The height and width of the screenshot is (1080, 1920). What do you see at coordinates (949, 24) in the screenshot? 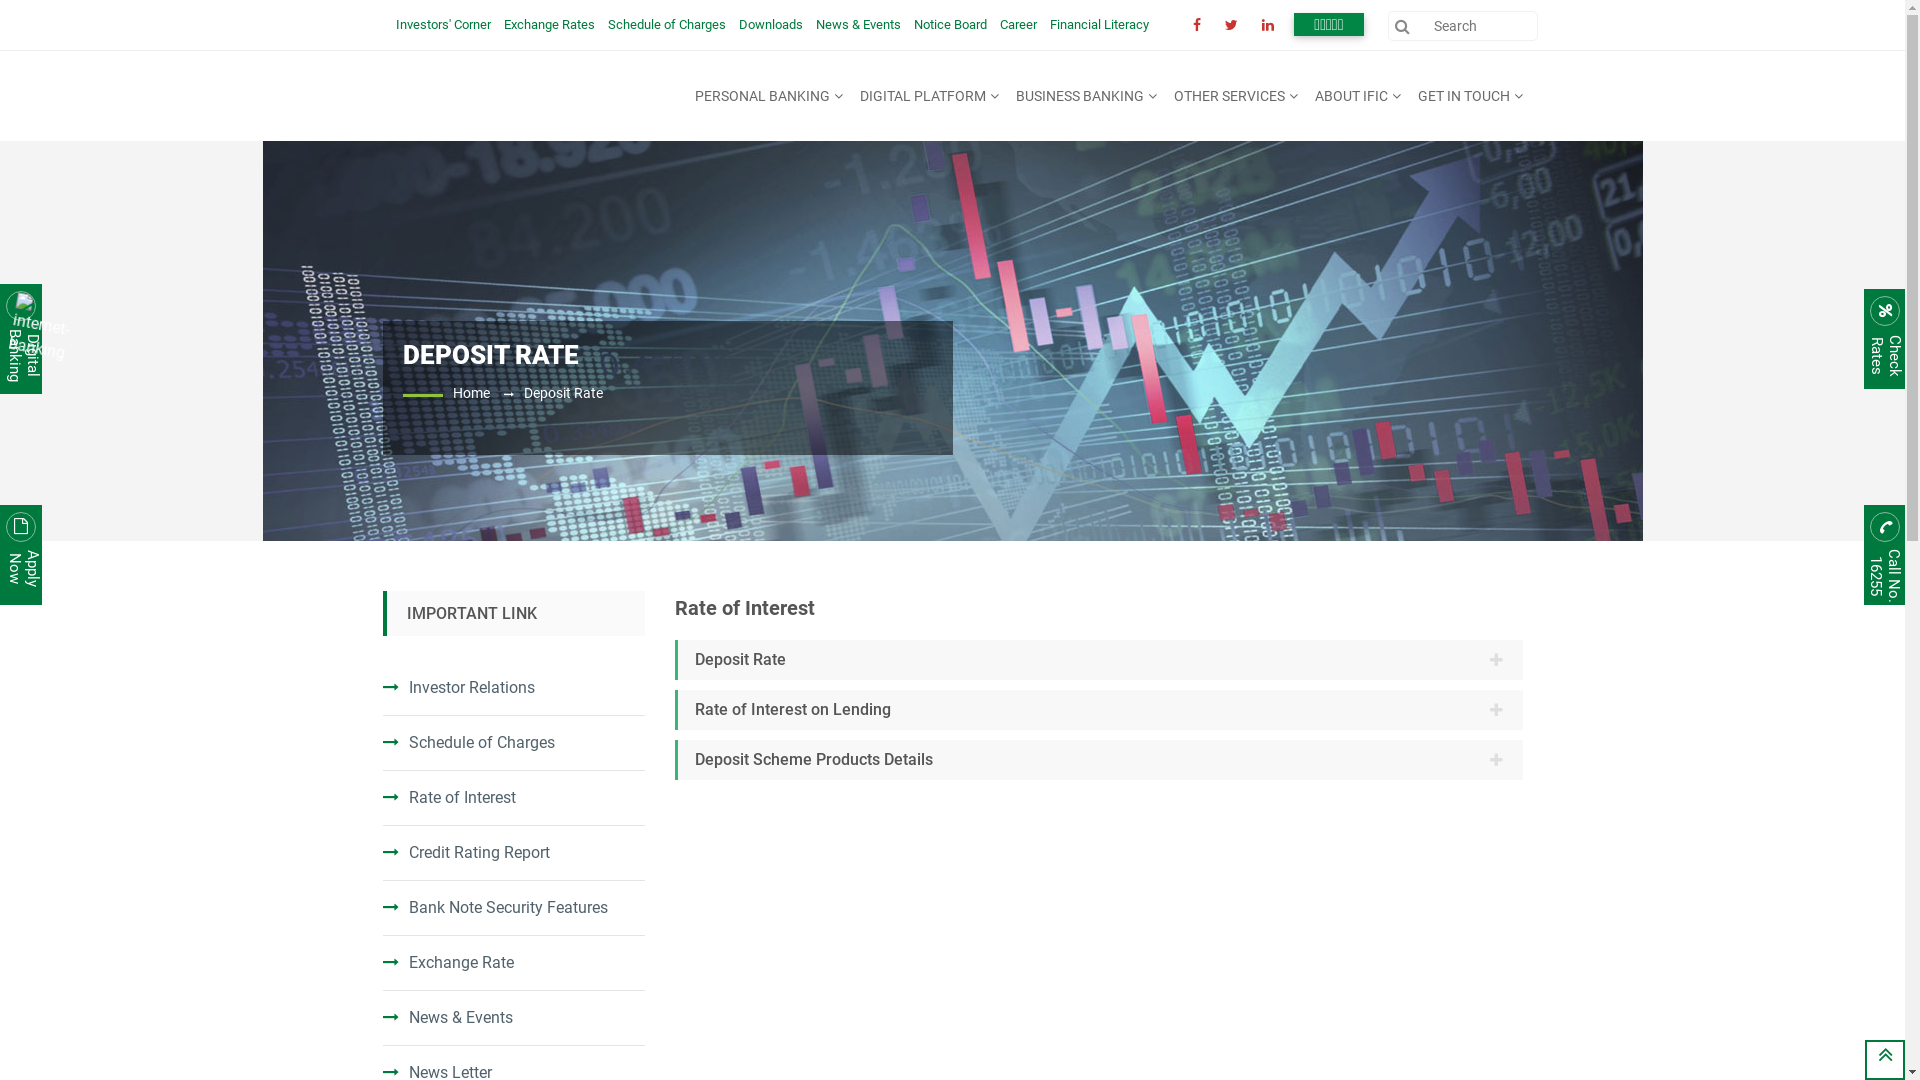
I see `'Notice Board'` at bounding box center [949, 24].